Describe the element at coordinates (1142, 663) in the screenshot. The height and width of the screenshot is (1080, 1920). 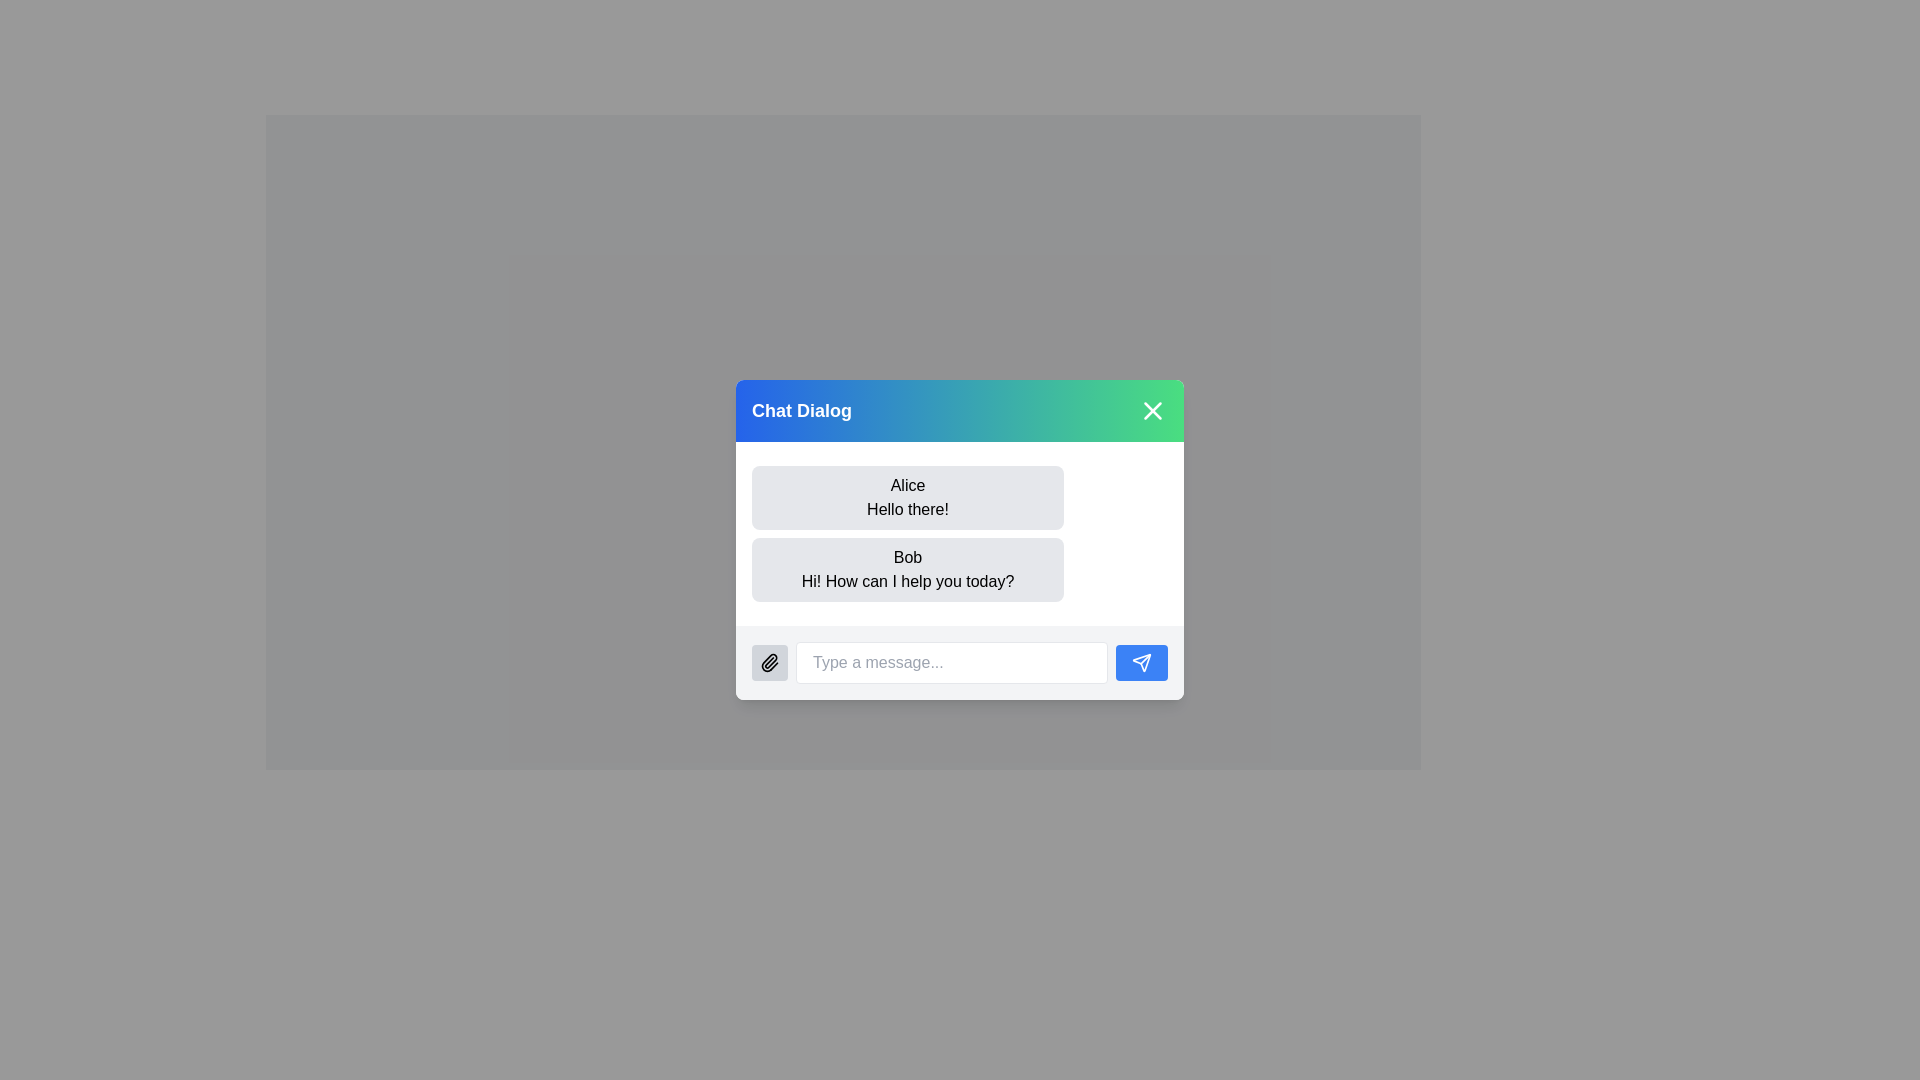
I see `the send icon located at the bottom right corner of the dialog interface to send a message` at that location.